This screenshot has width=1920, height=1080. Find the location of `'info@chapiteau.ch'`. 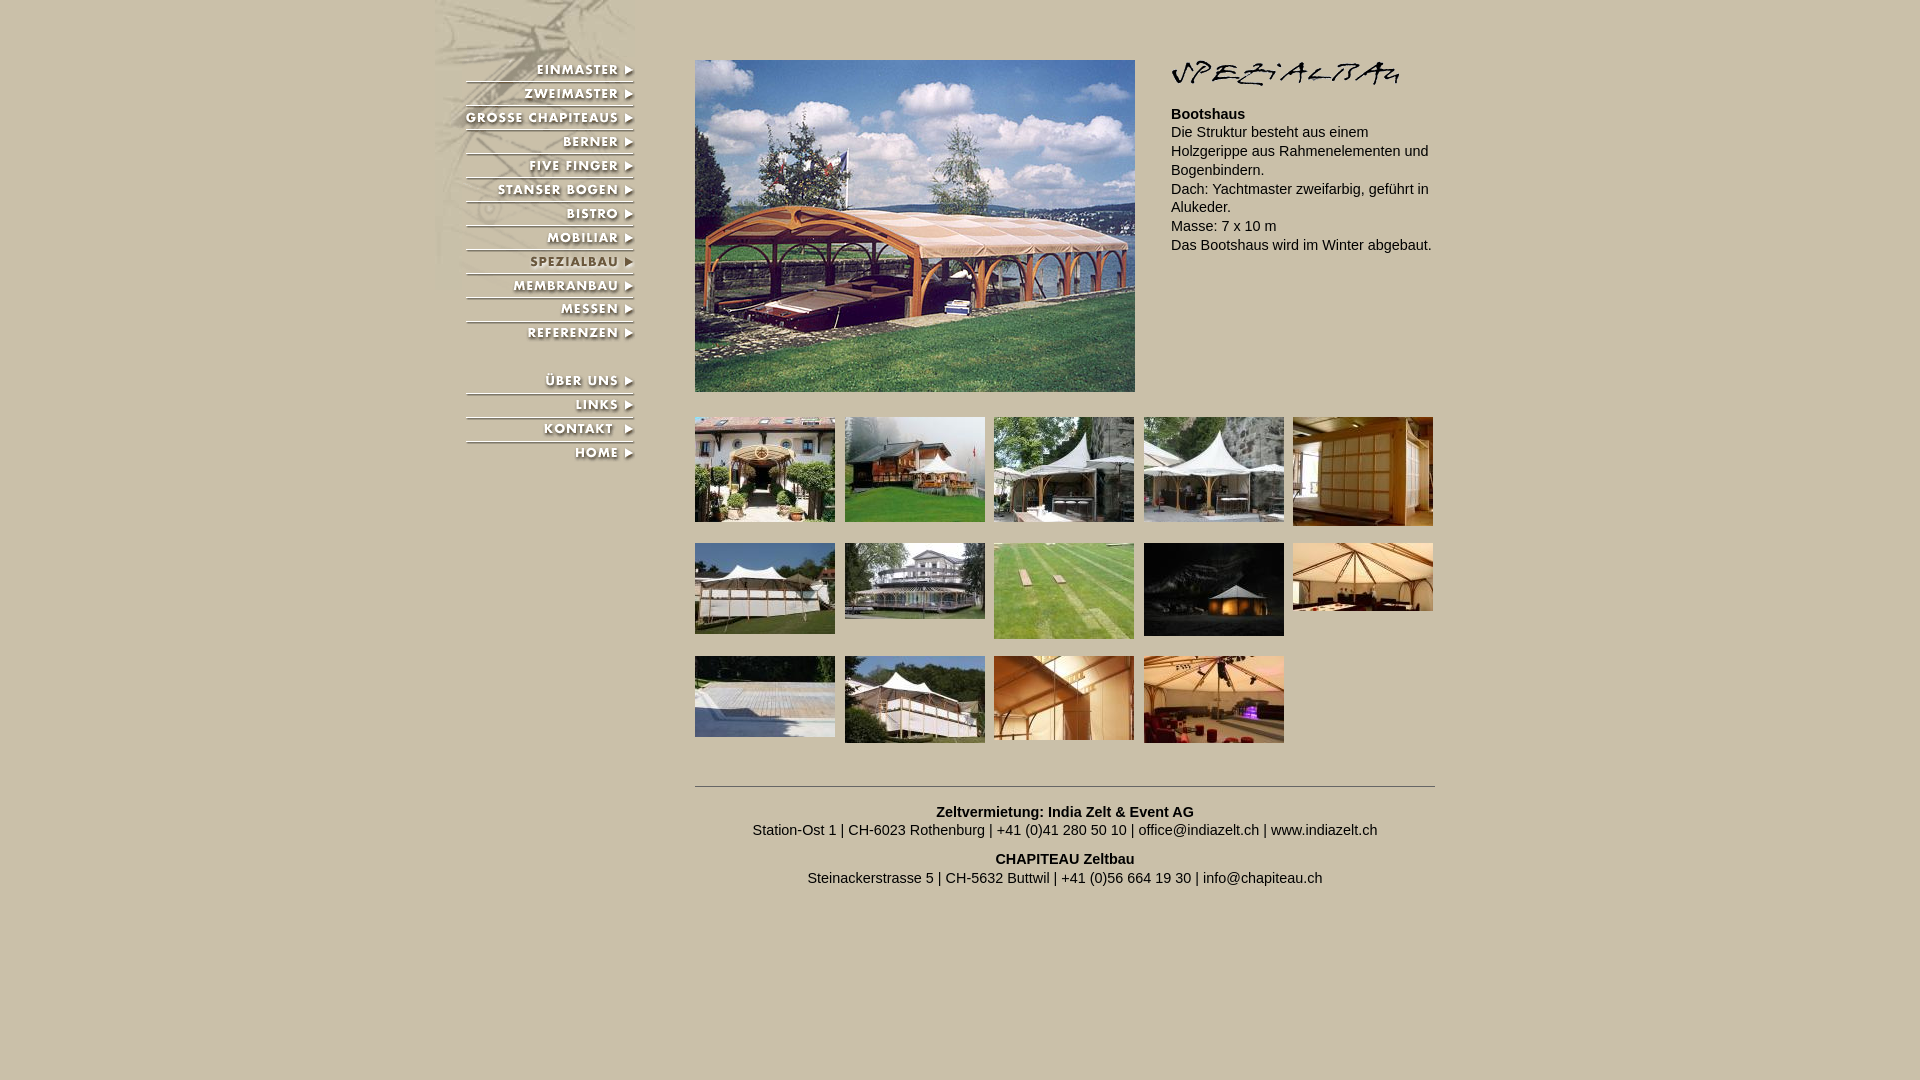

'info@chapiteau.ch' is located at coordinates (1202, 877).